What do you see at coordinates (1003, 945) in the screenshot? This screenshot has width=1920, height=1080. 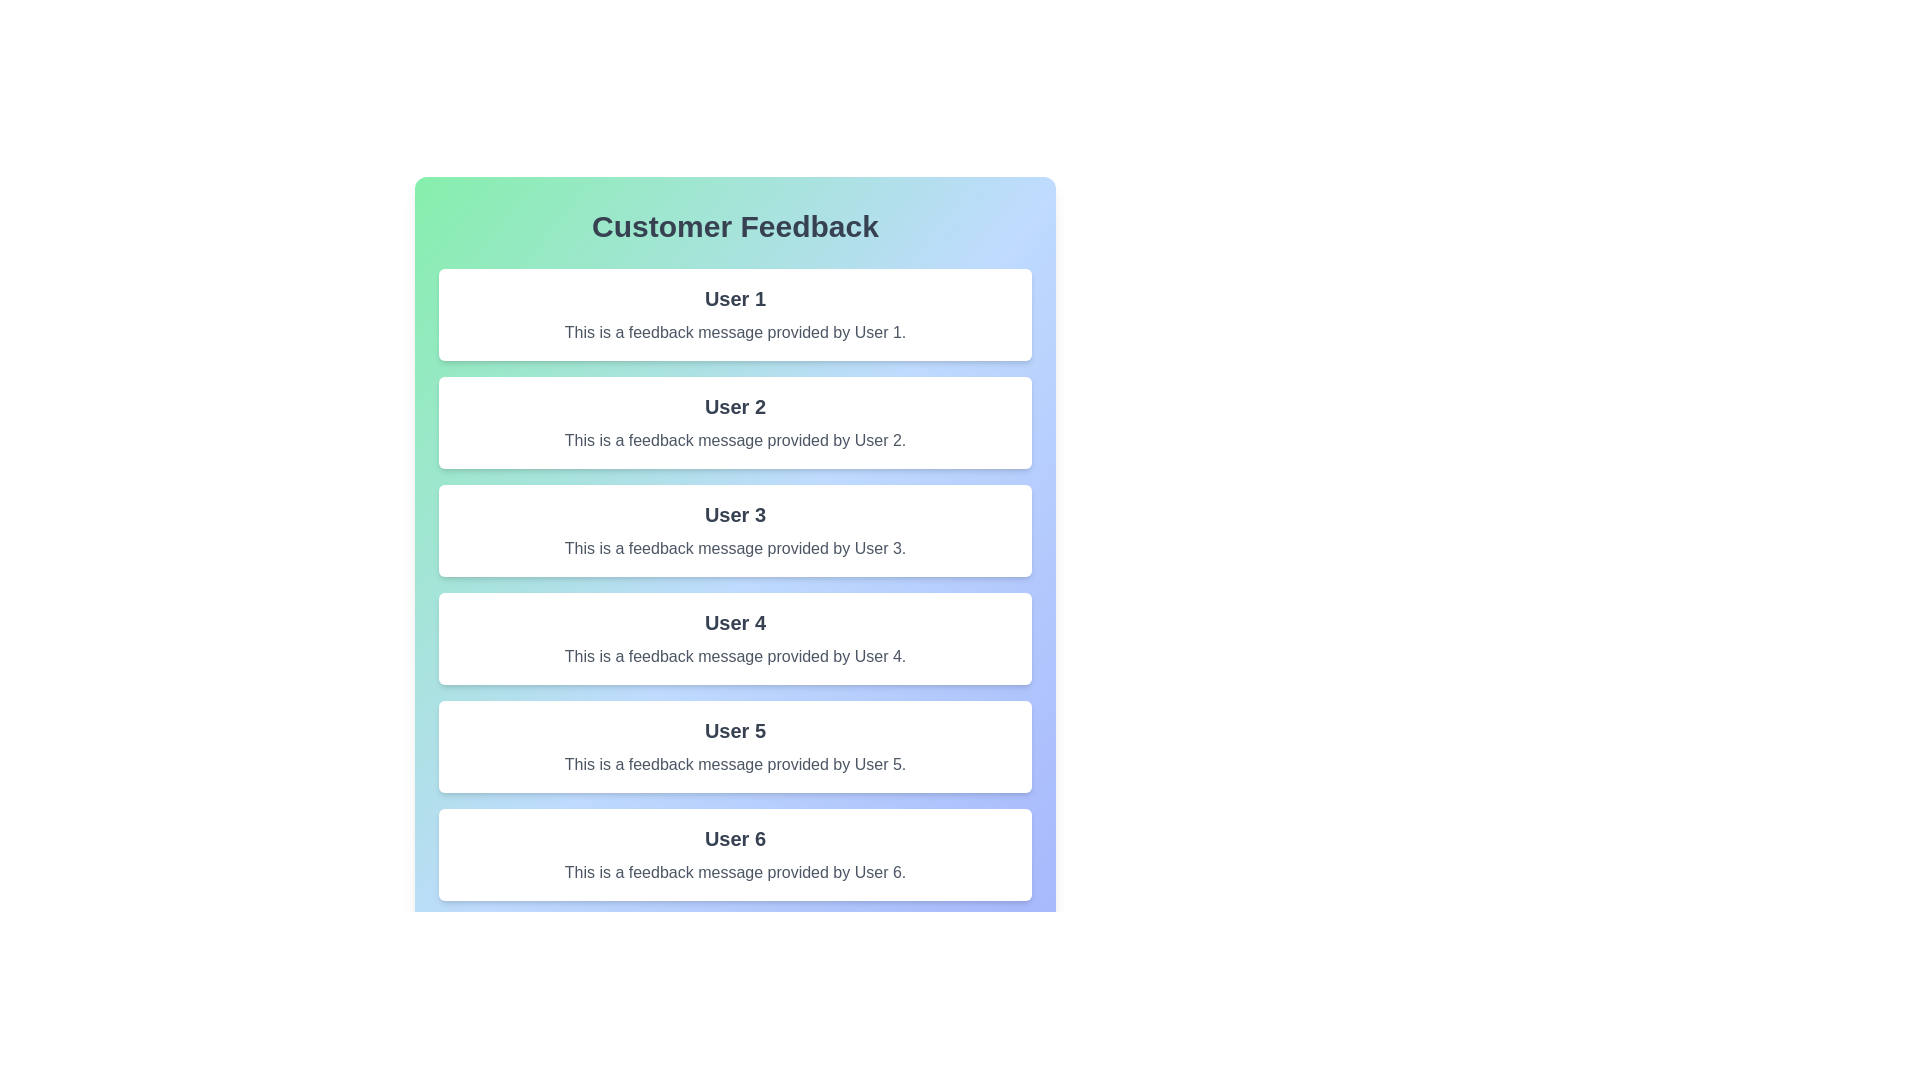 I see `the 'Next' navigation button, which has a light gray background and rounded corners` at bounding box center [1003, 945].